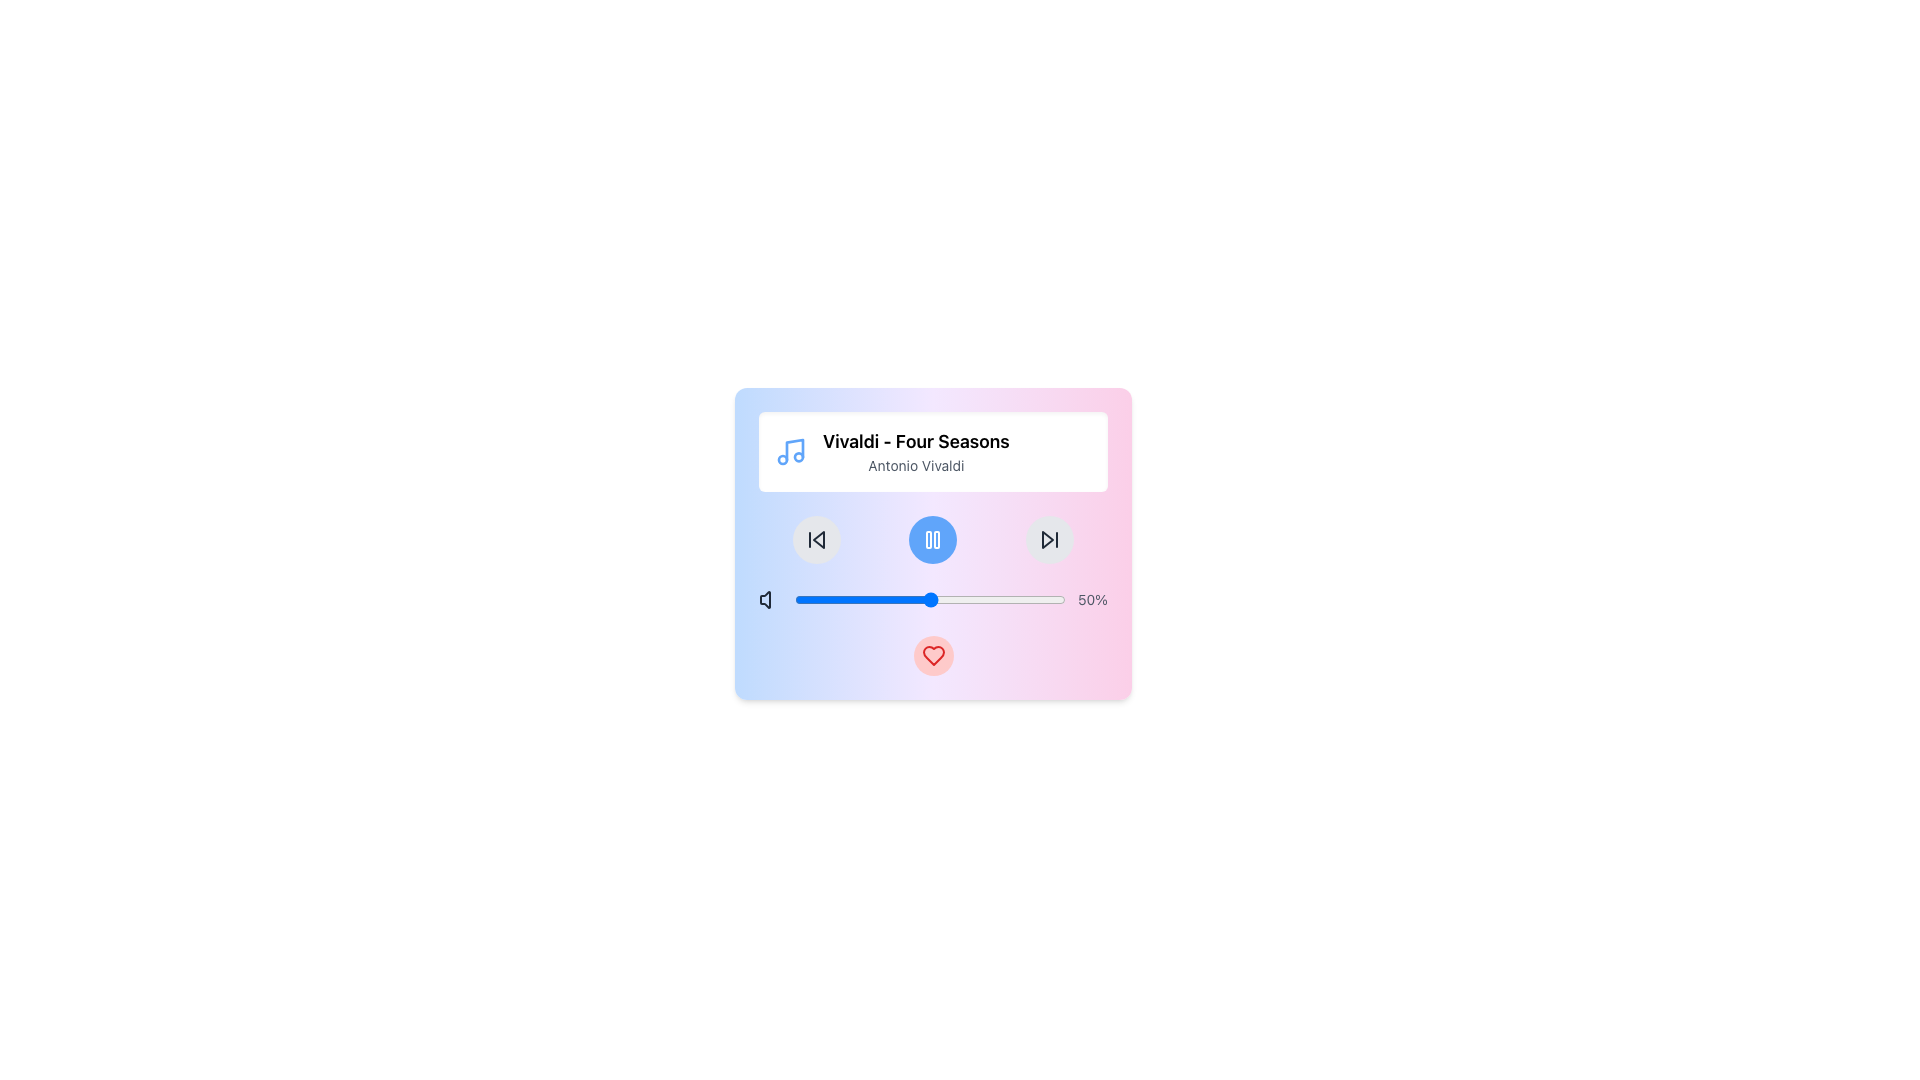 This screenshot has width=1920, height=1080. Describe the element at coordinates (932, 655) in the screenshot. I see `the heart-shaped icon located at the bottom center of the widget to trigger animations or tooltips that indicate its functionality` at that location.